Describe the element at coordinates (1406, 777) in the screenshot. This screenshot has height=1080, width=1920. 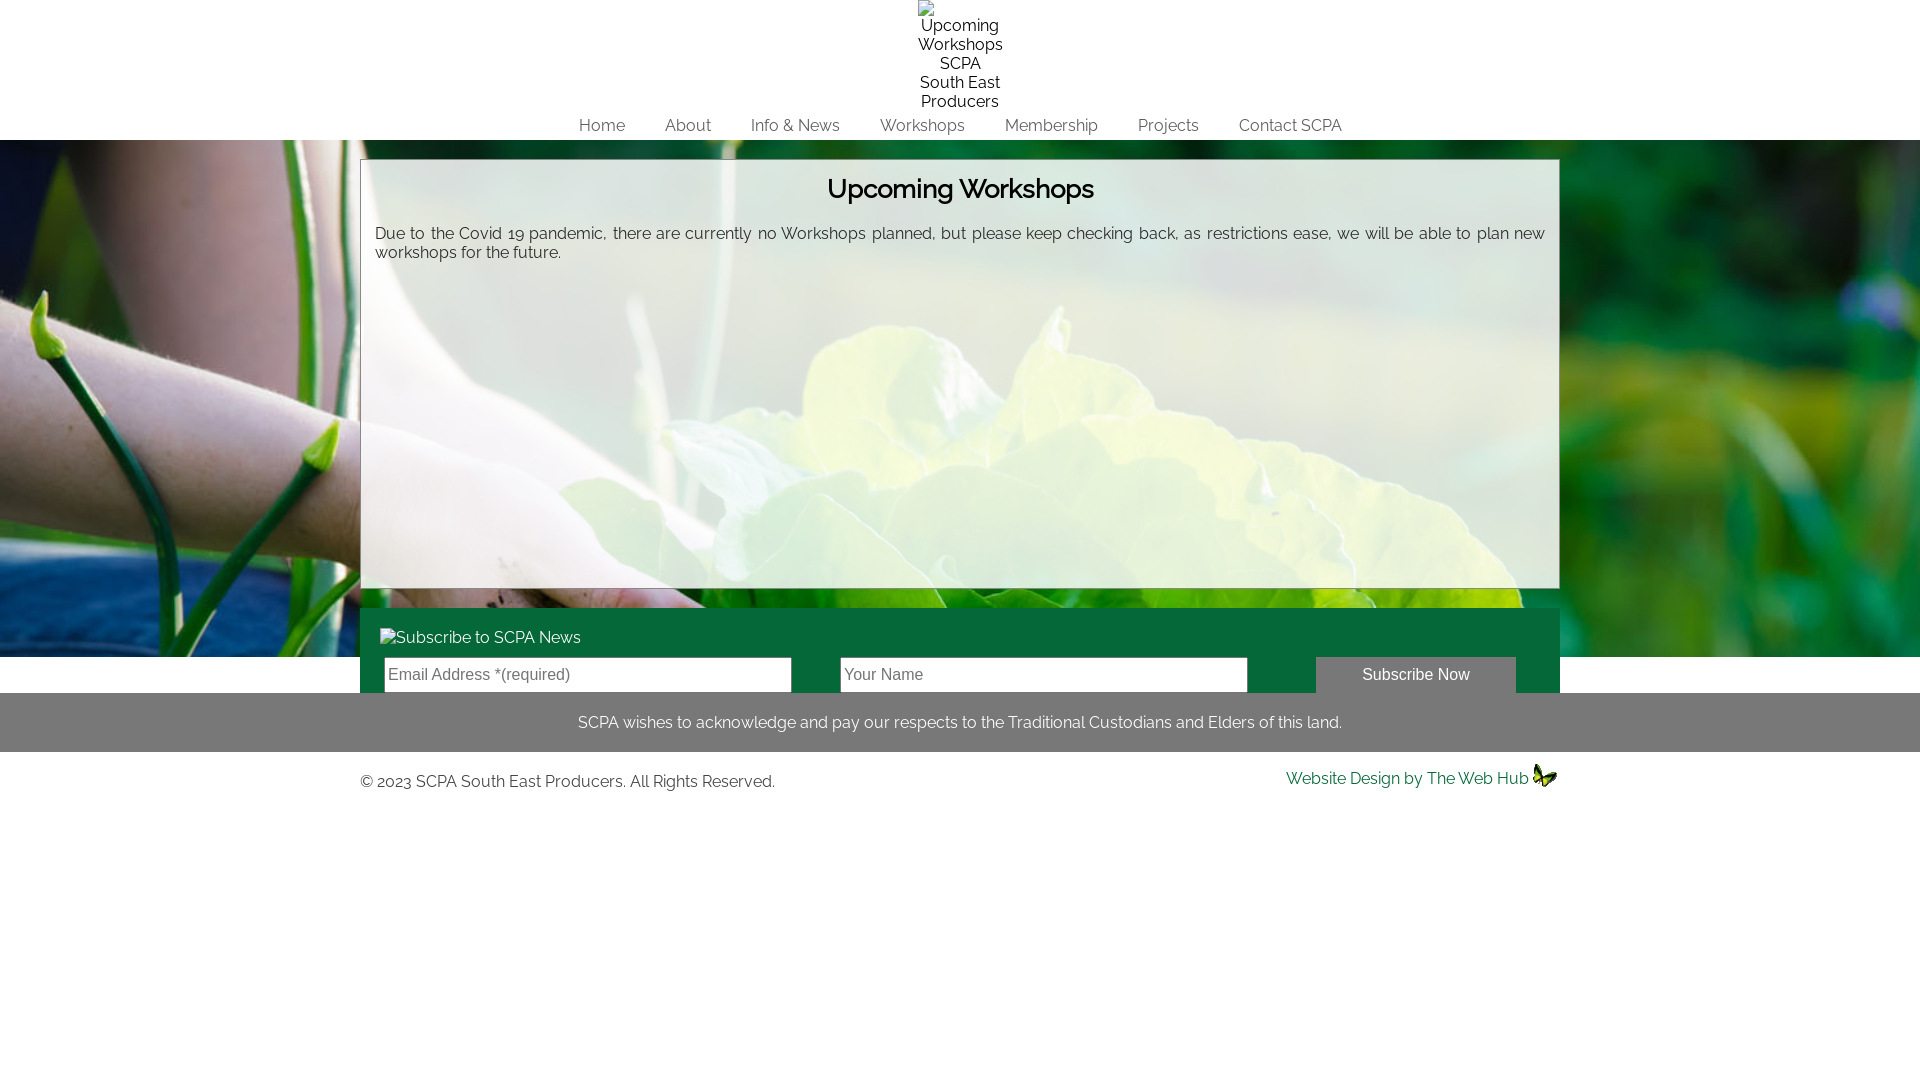
I see `'Website Design by The Web Hub'` at that location.